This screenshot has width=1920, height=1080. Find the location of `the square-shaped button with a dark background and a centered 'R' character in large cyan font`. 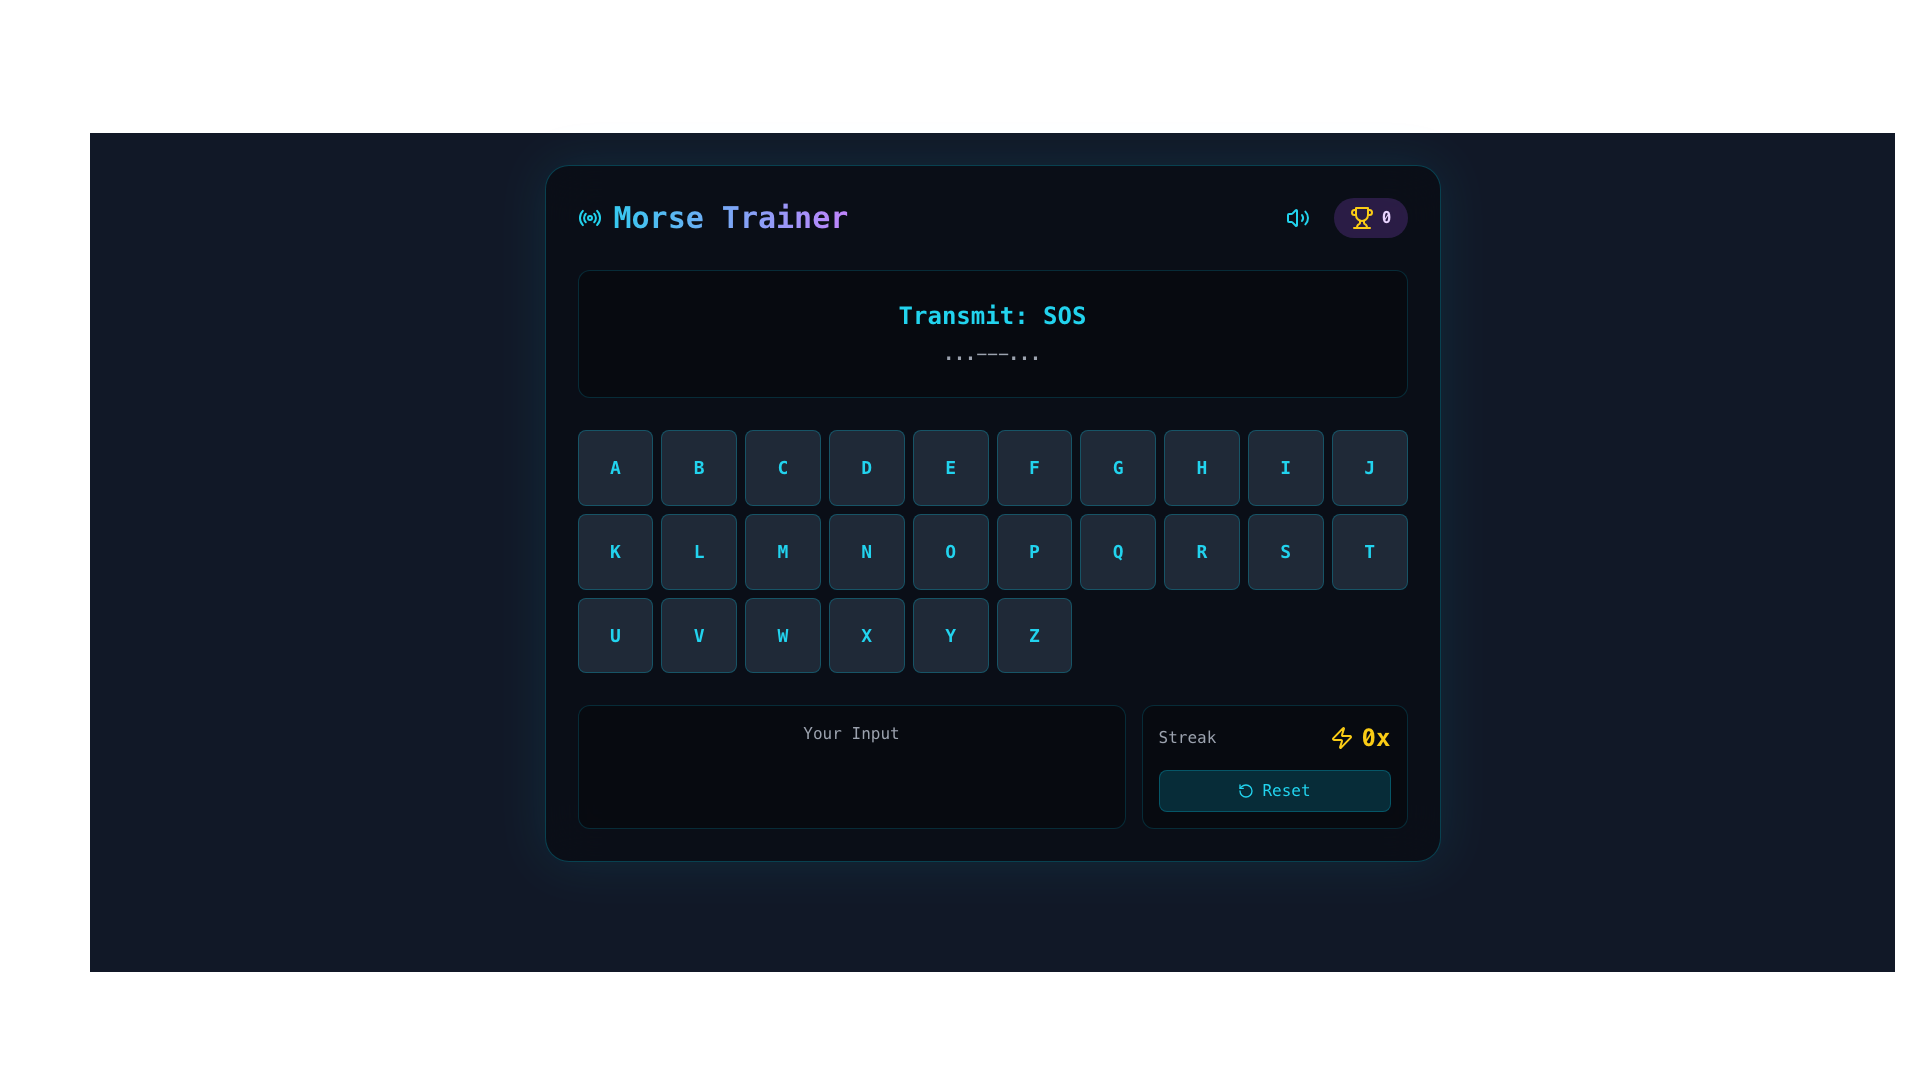

the square-shaped button with a dark background and a centered 'R' character in large cyan font is located at coordinates (1200, 551).